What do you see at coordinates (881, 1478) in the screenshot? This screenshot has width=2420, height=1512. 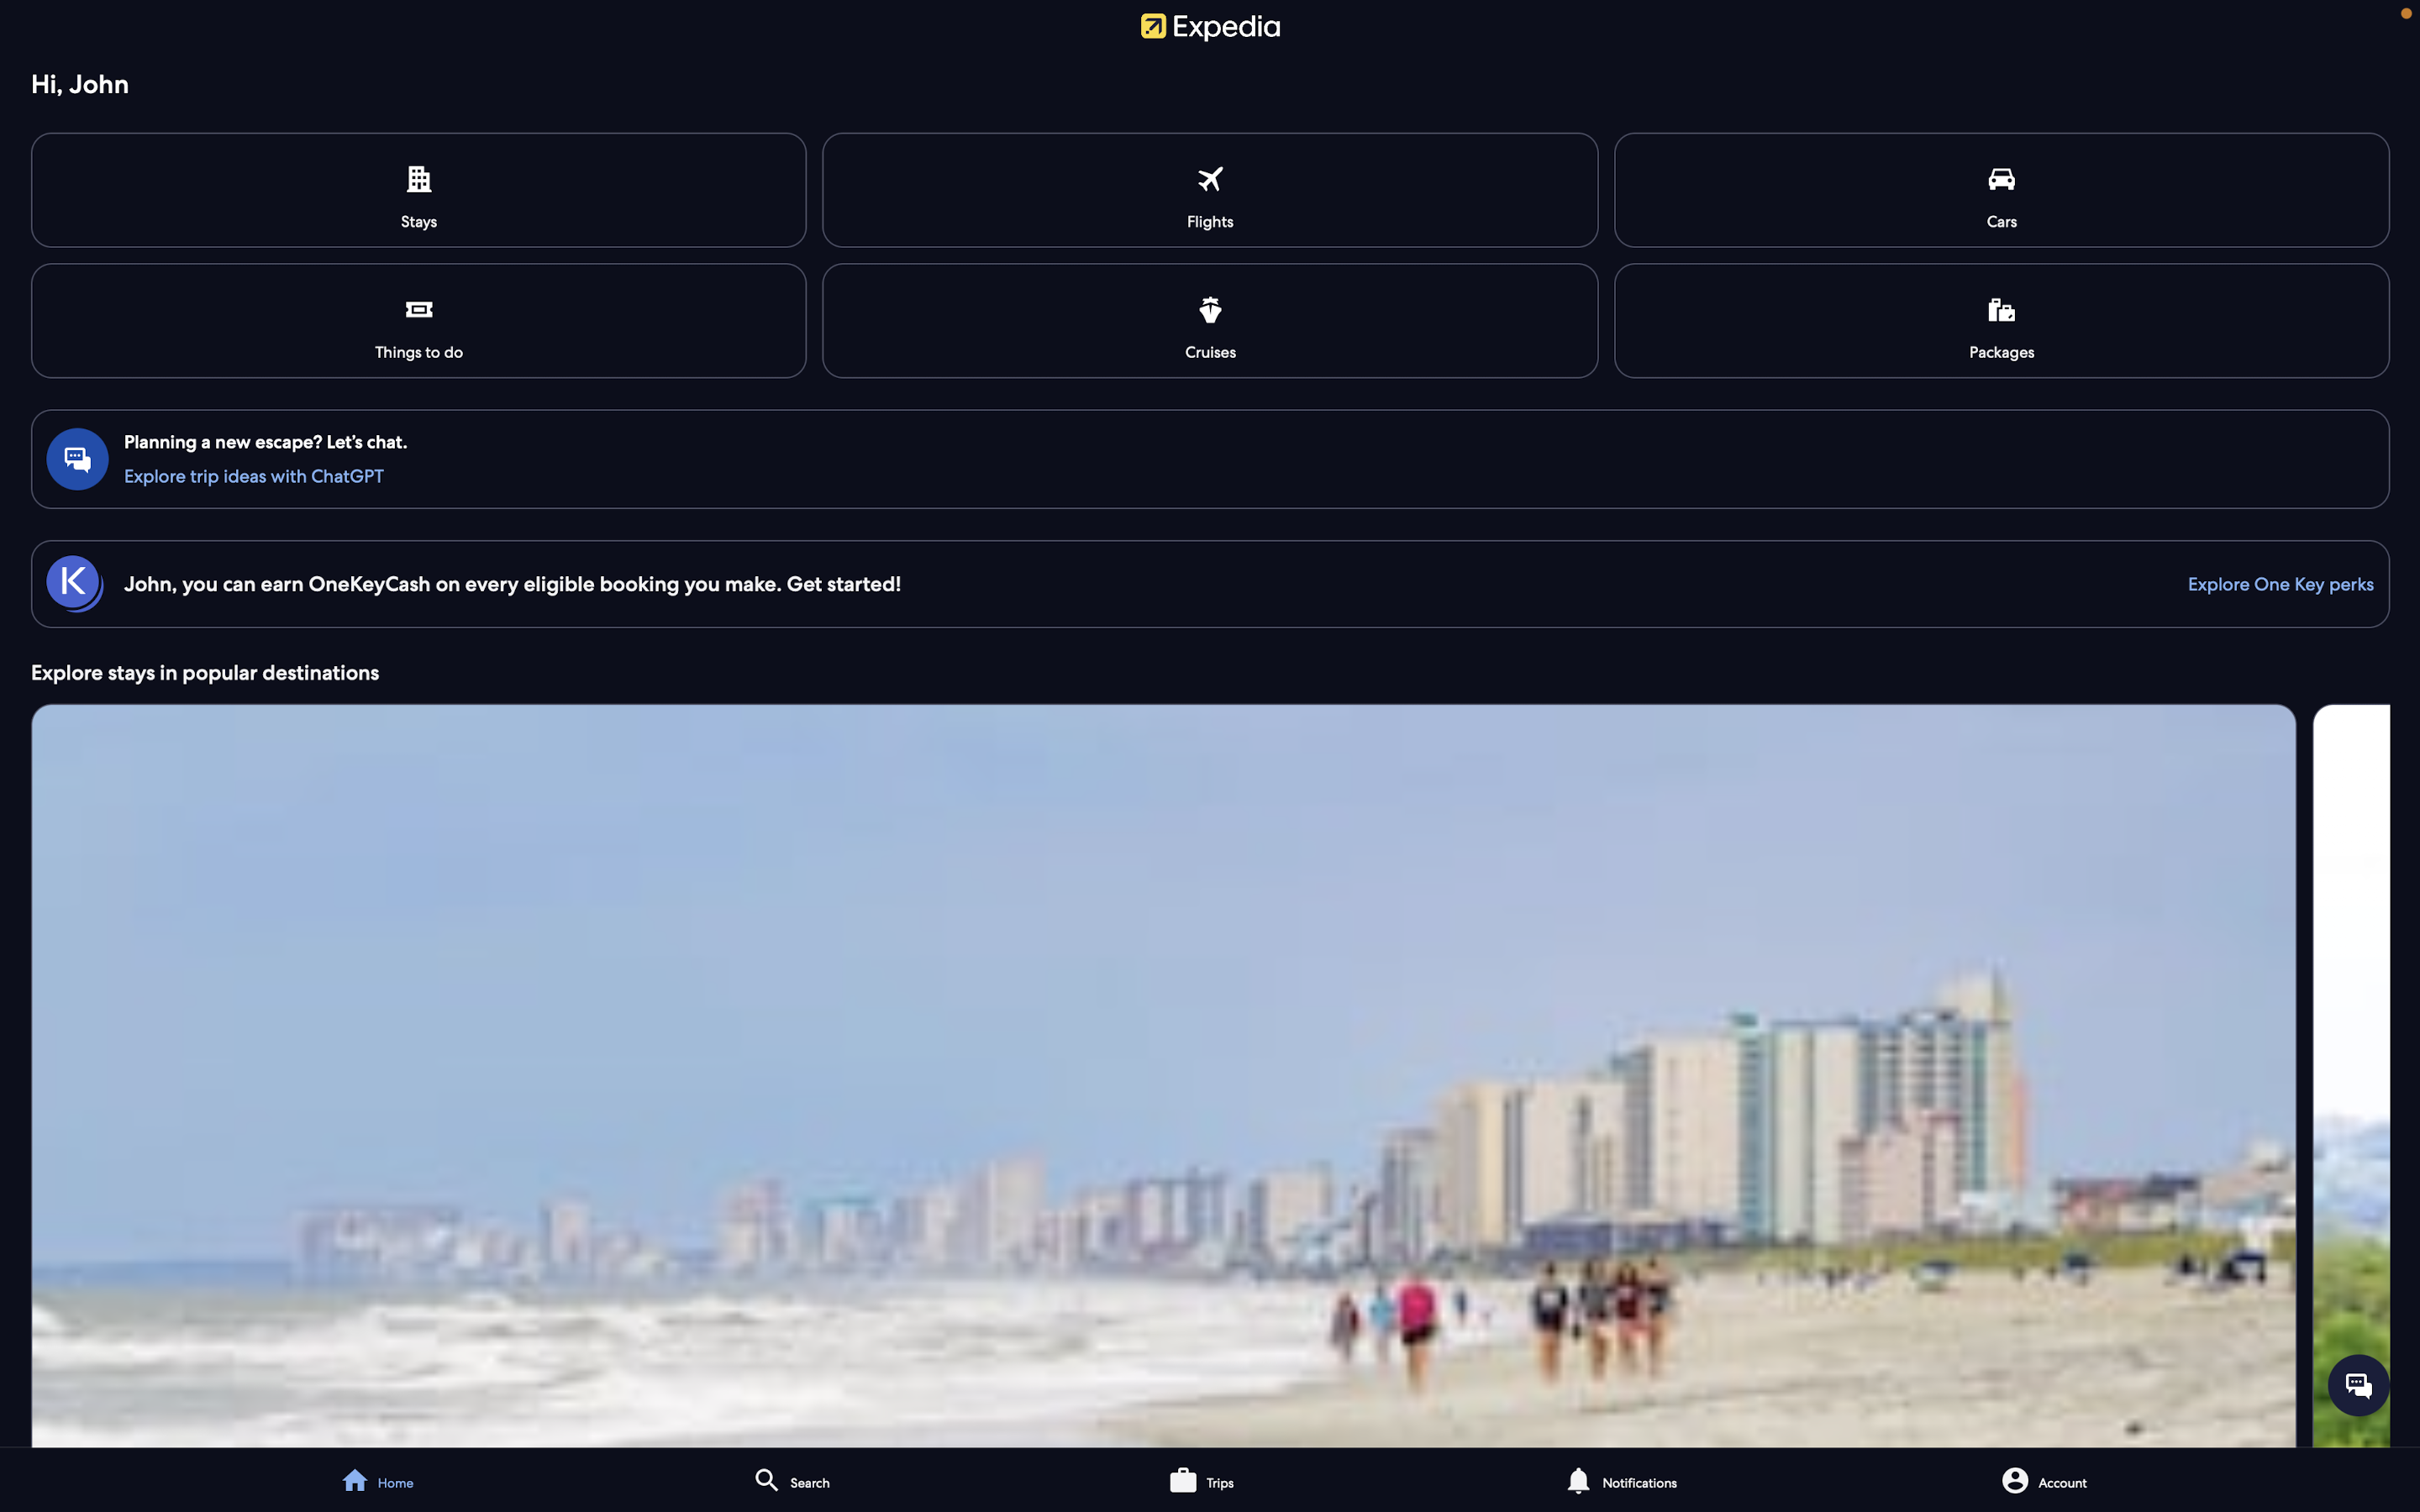 I see `a location in Paris` at bounding box center [881, 1478].